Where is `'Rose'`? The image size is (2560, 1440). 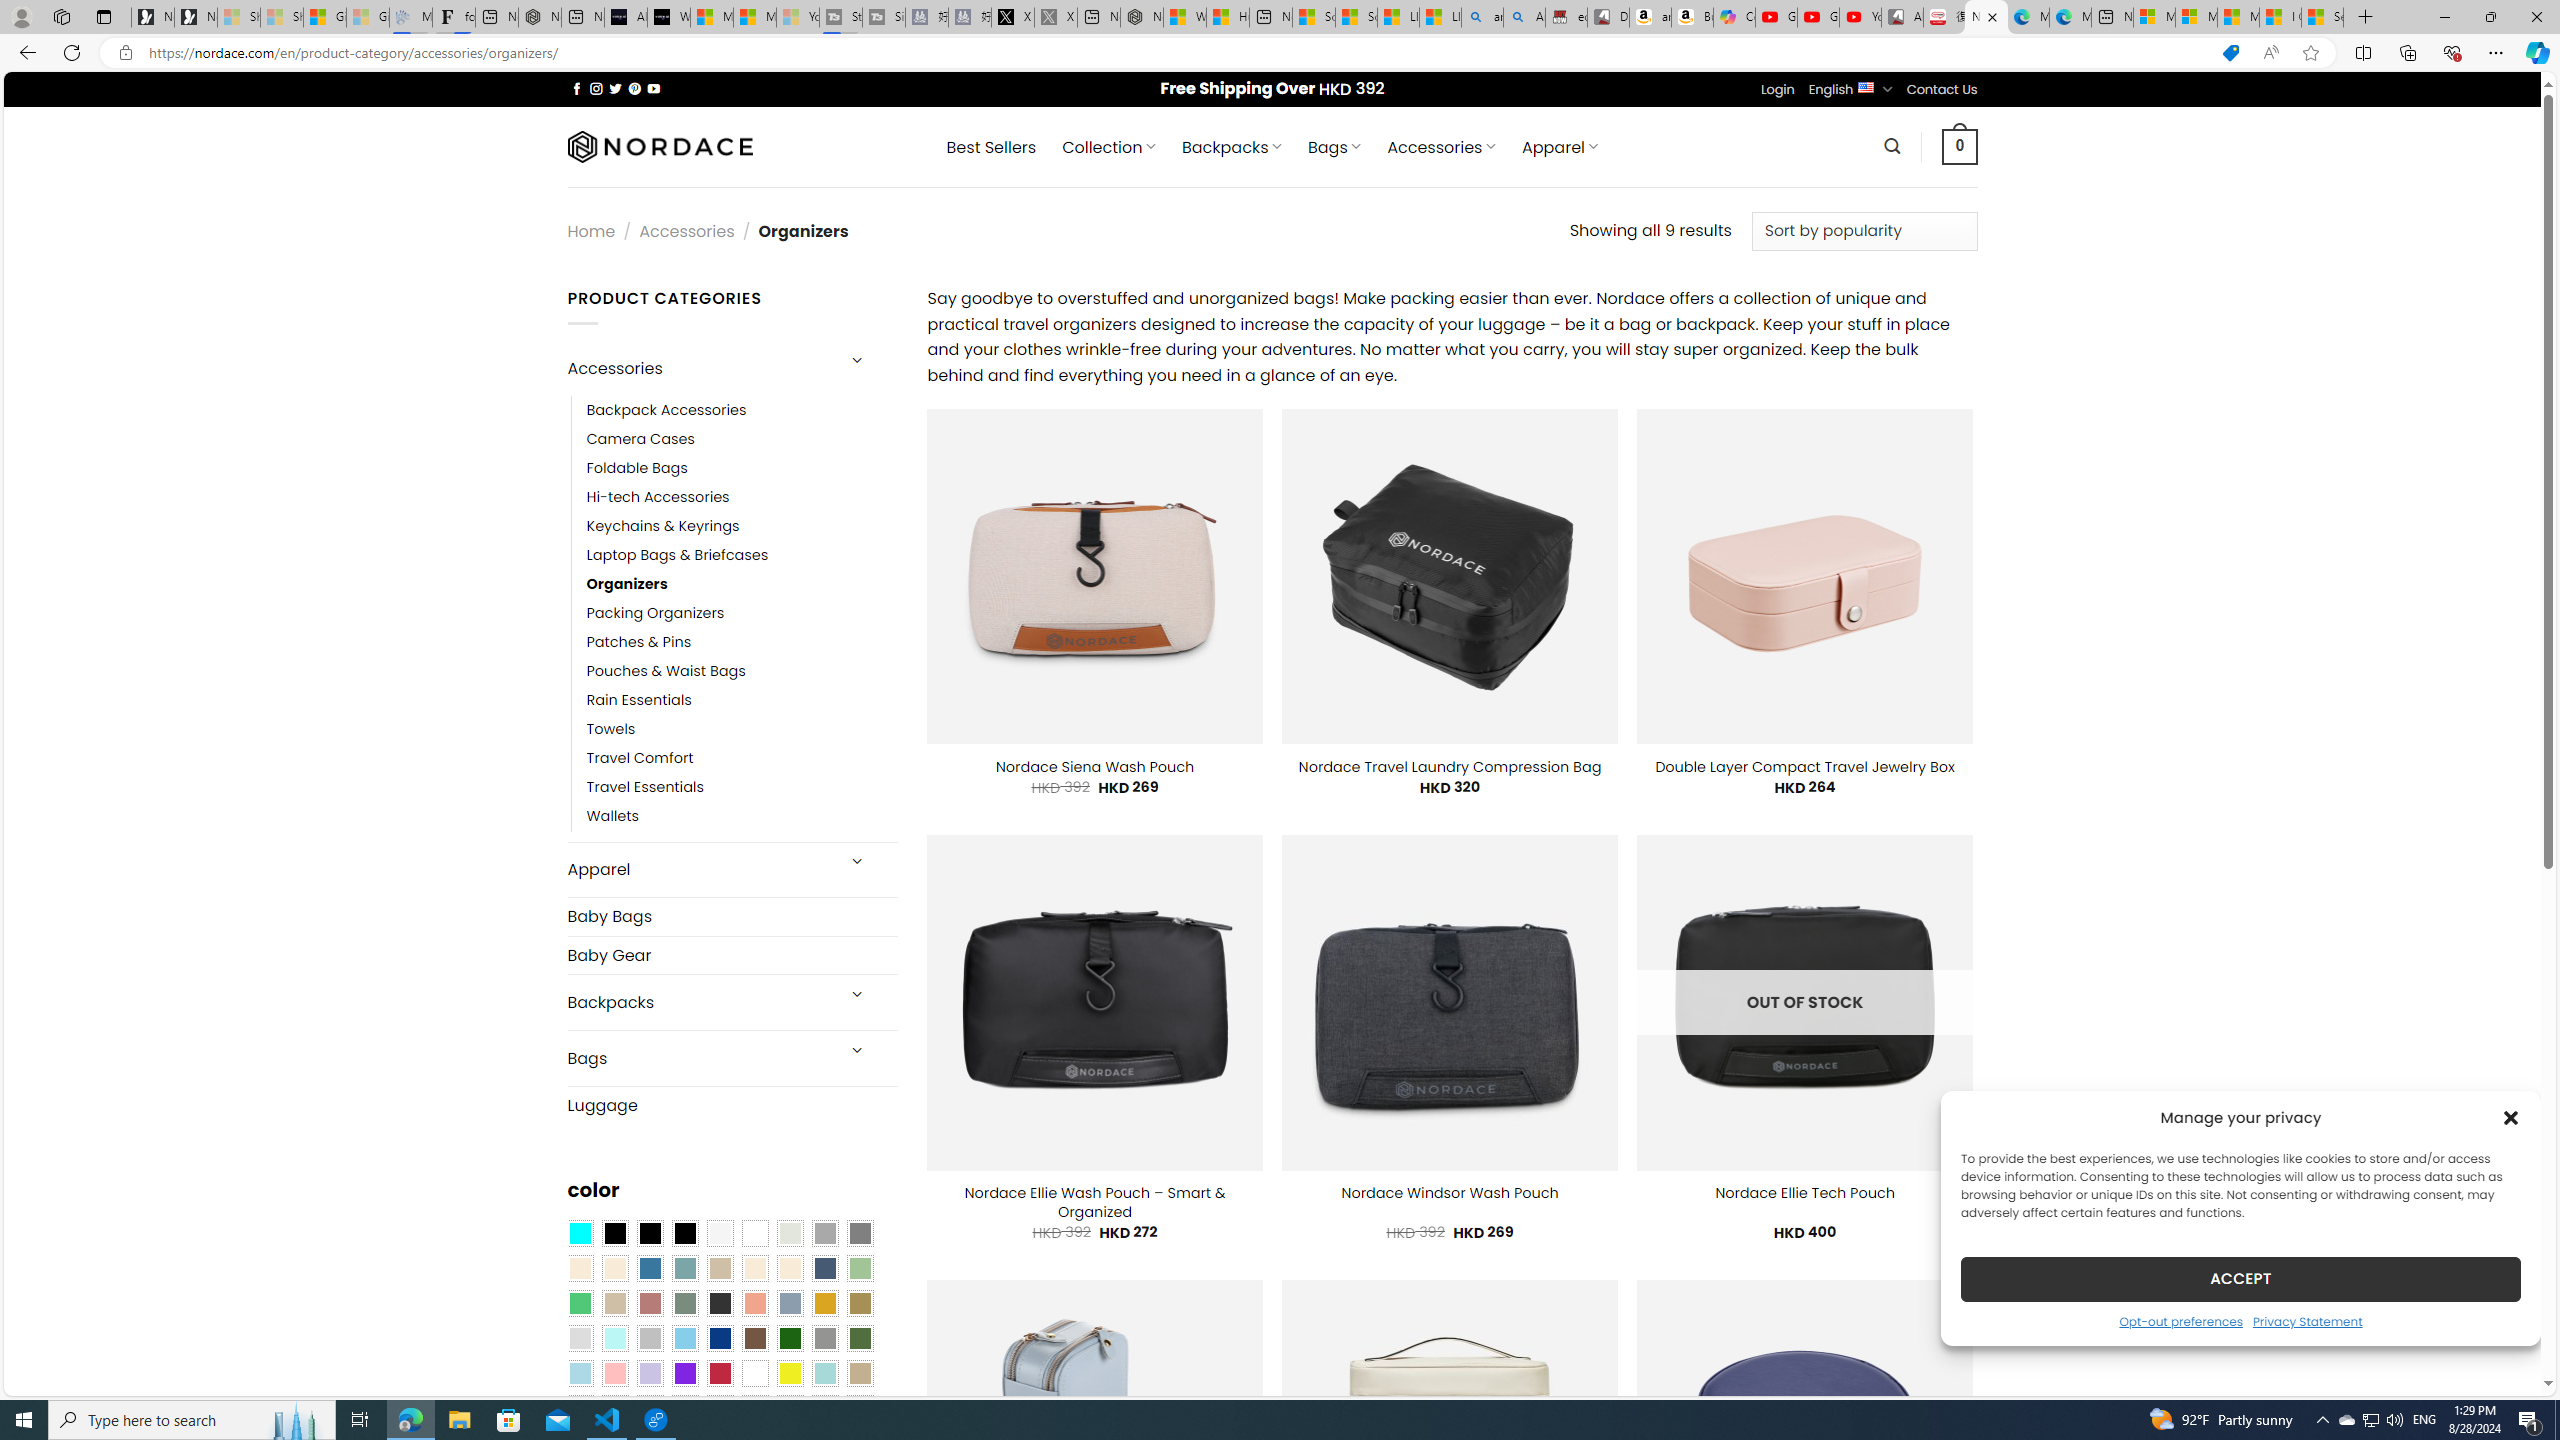 'Rose' is located at coordinates (649, 1303).